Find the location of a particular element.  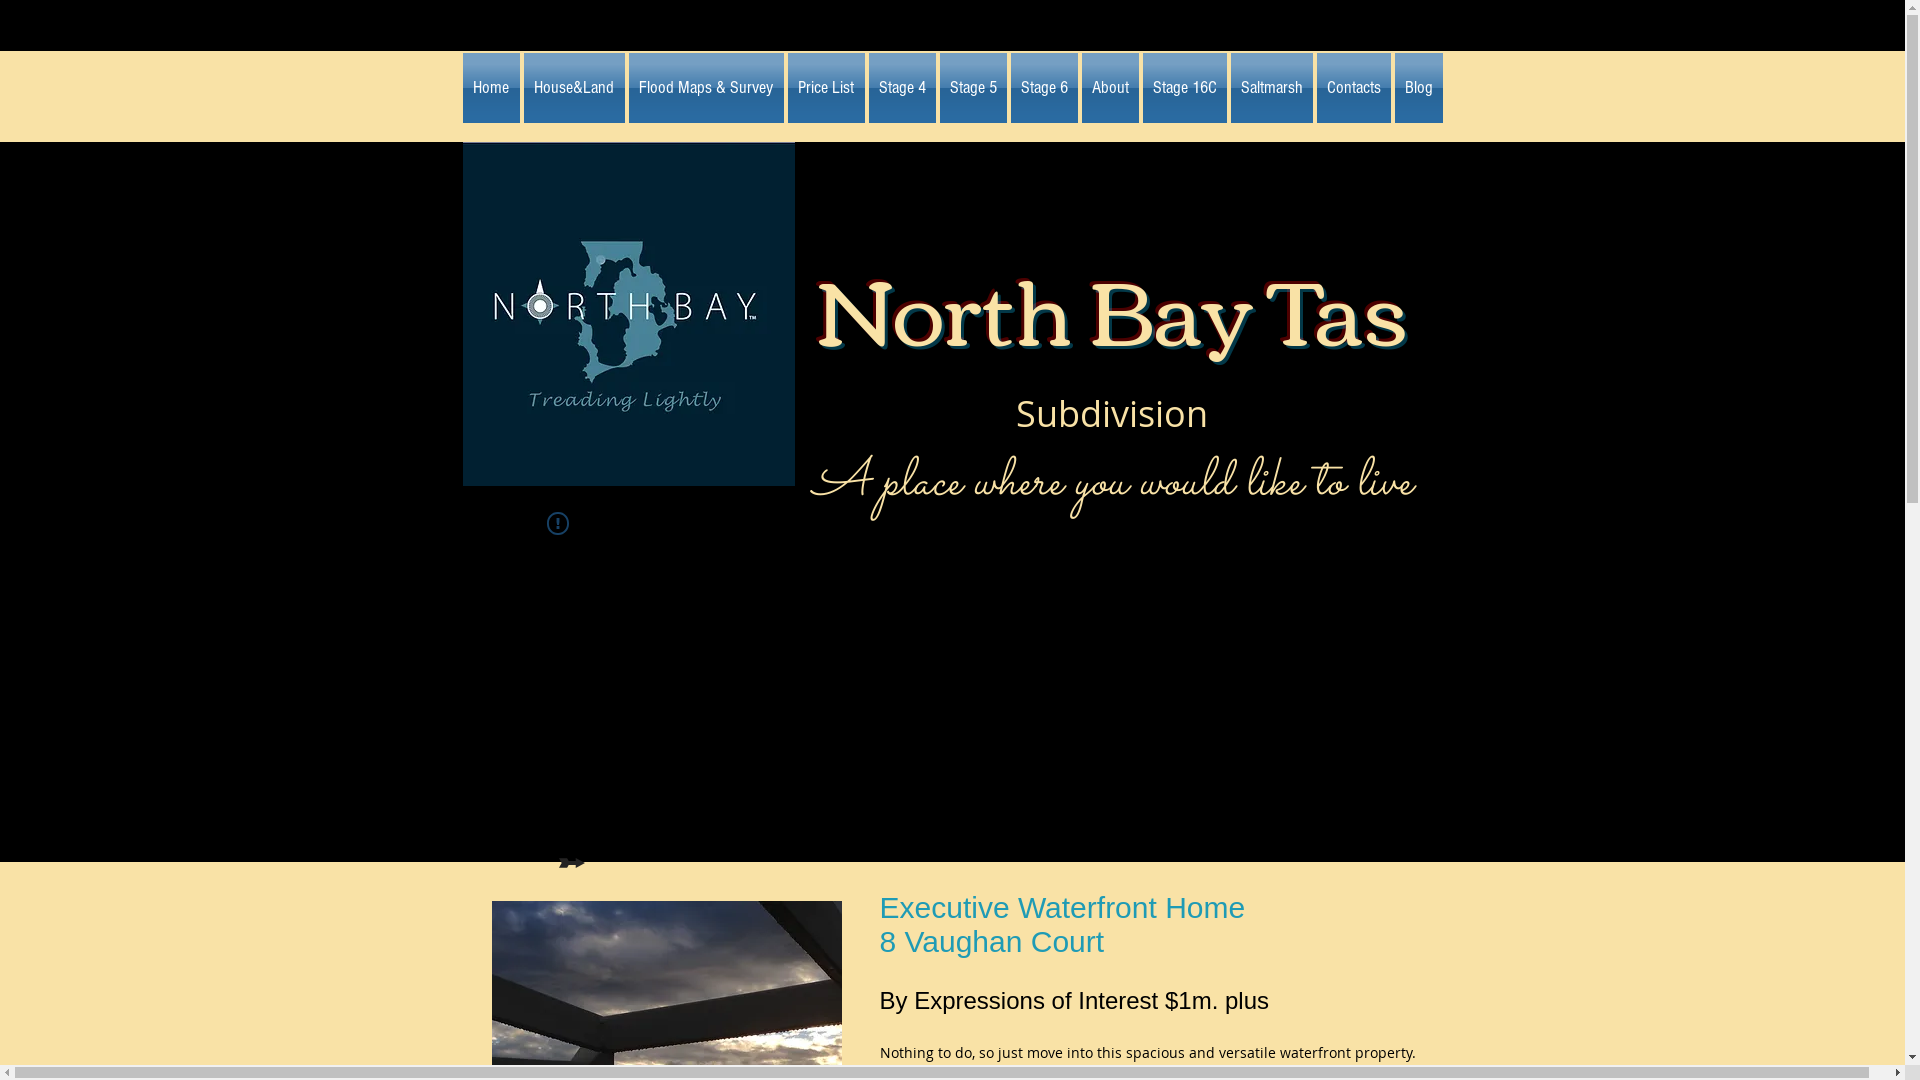

'Flood Maps & Survey' is located at coordinates (705, 87).